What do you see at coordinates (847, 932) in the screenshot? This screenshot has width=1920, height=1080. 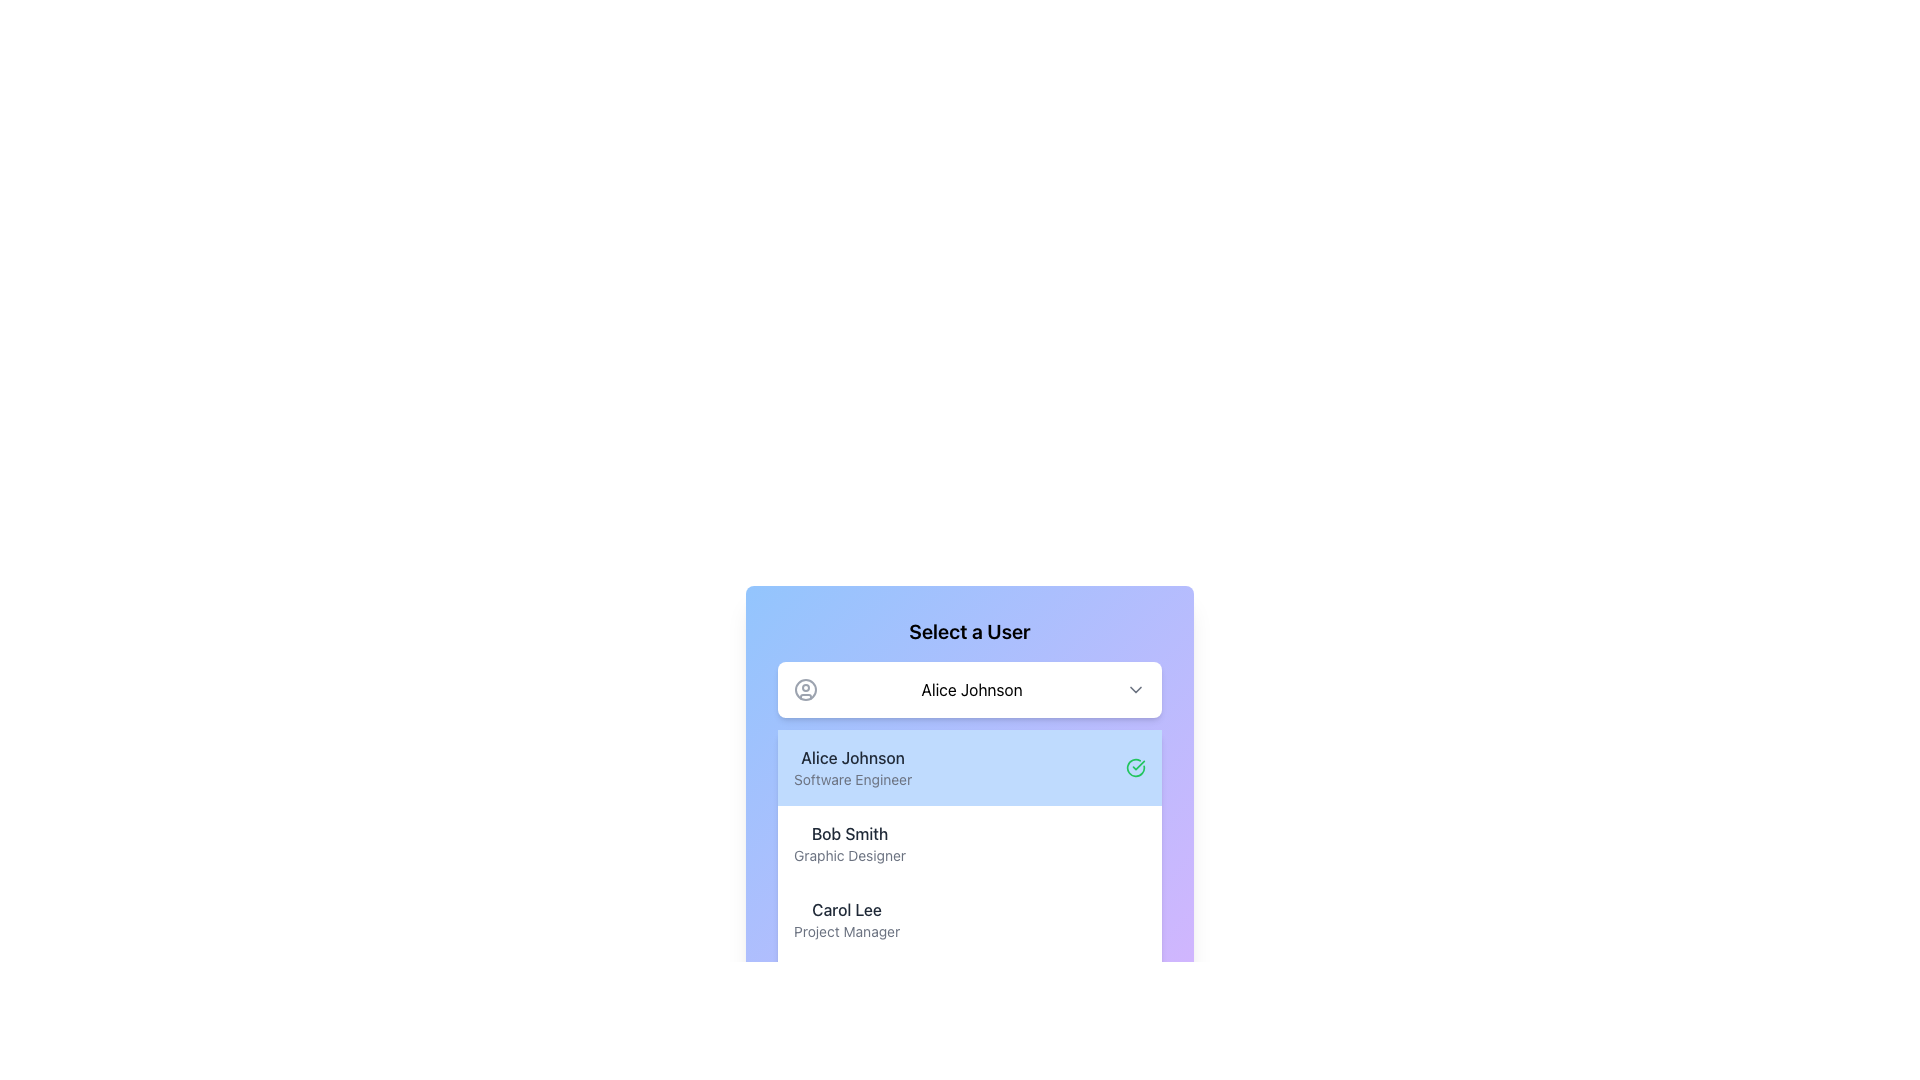 I see `the 'Project Manager' text label, which is a smaller gray font located beneath 'Carol Lee' in the user list` at bounding box center [847, 932].